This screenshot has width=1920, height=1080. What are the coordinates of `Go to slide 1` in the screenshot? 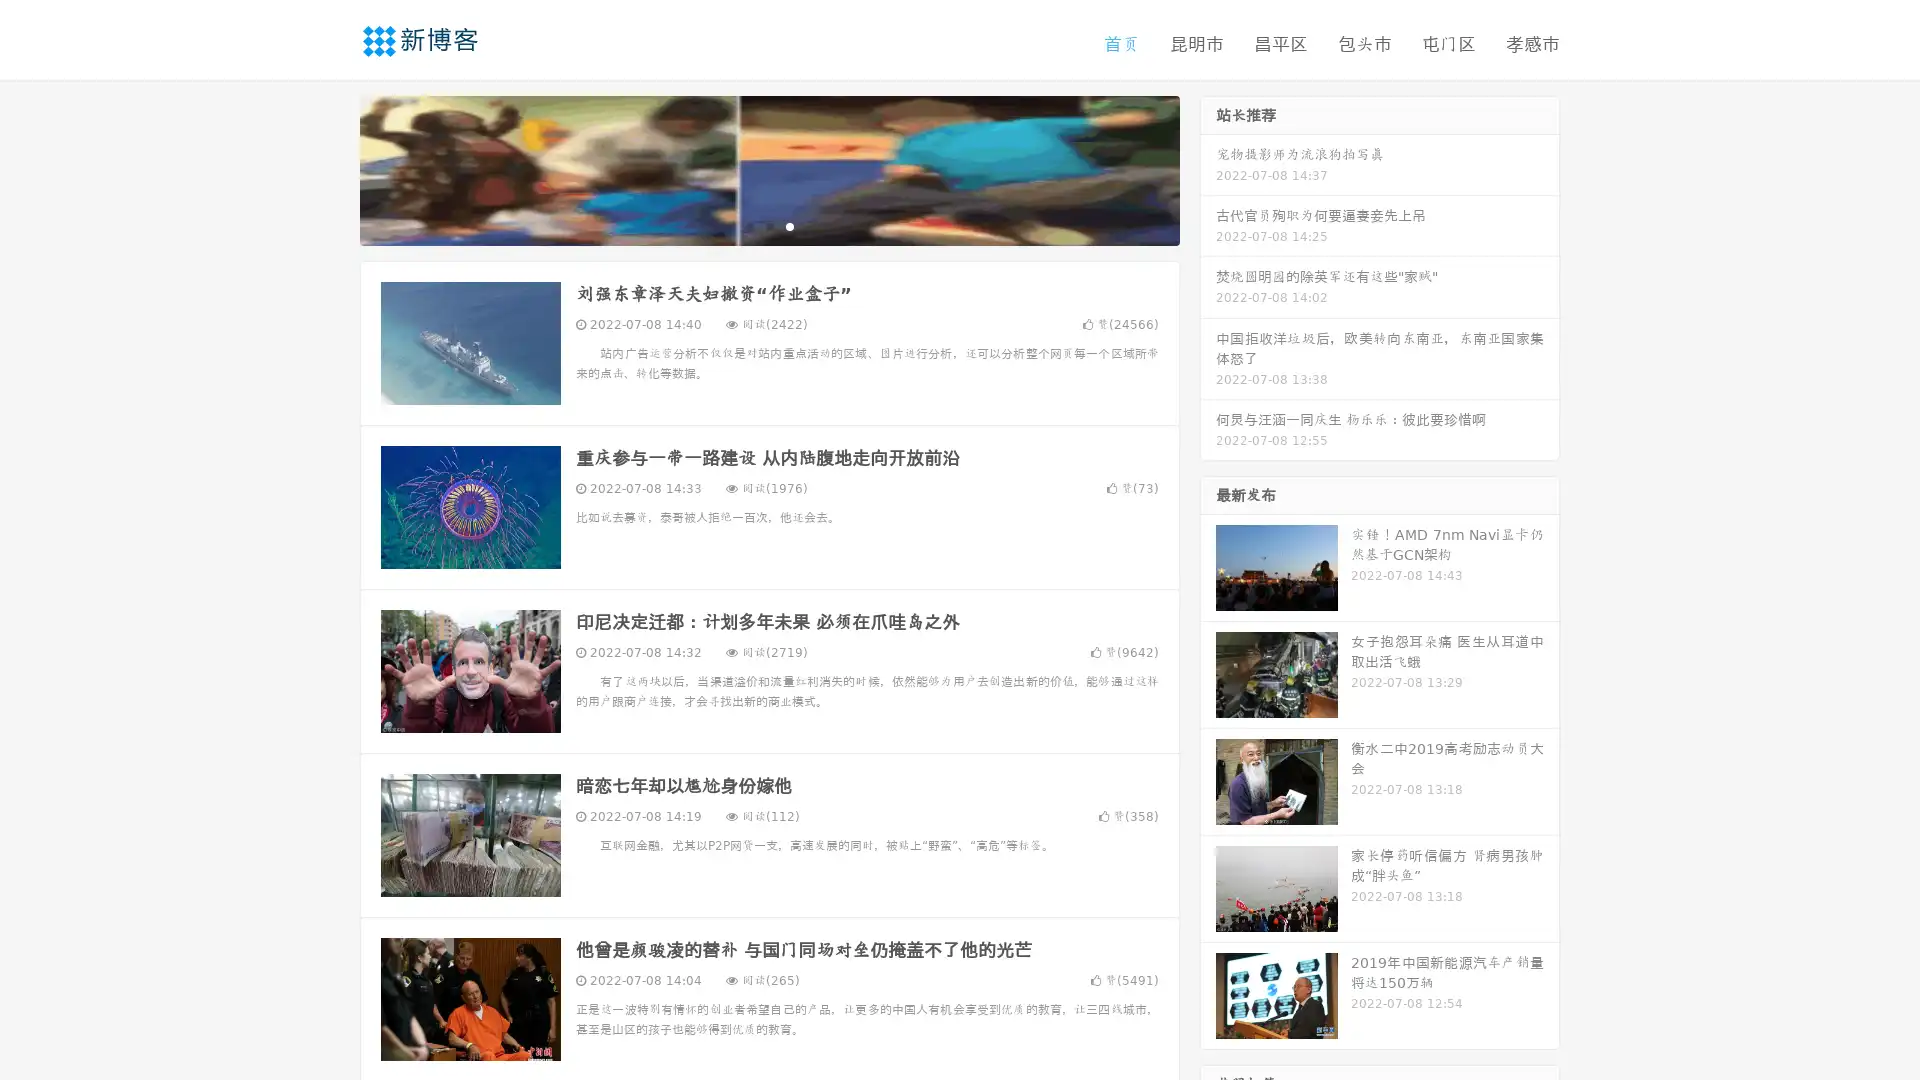 It's located at (748, 225).